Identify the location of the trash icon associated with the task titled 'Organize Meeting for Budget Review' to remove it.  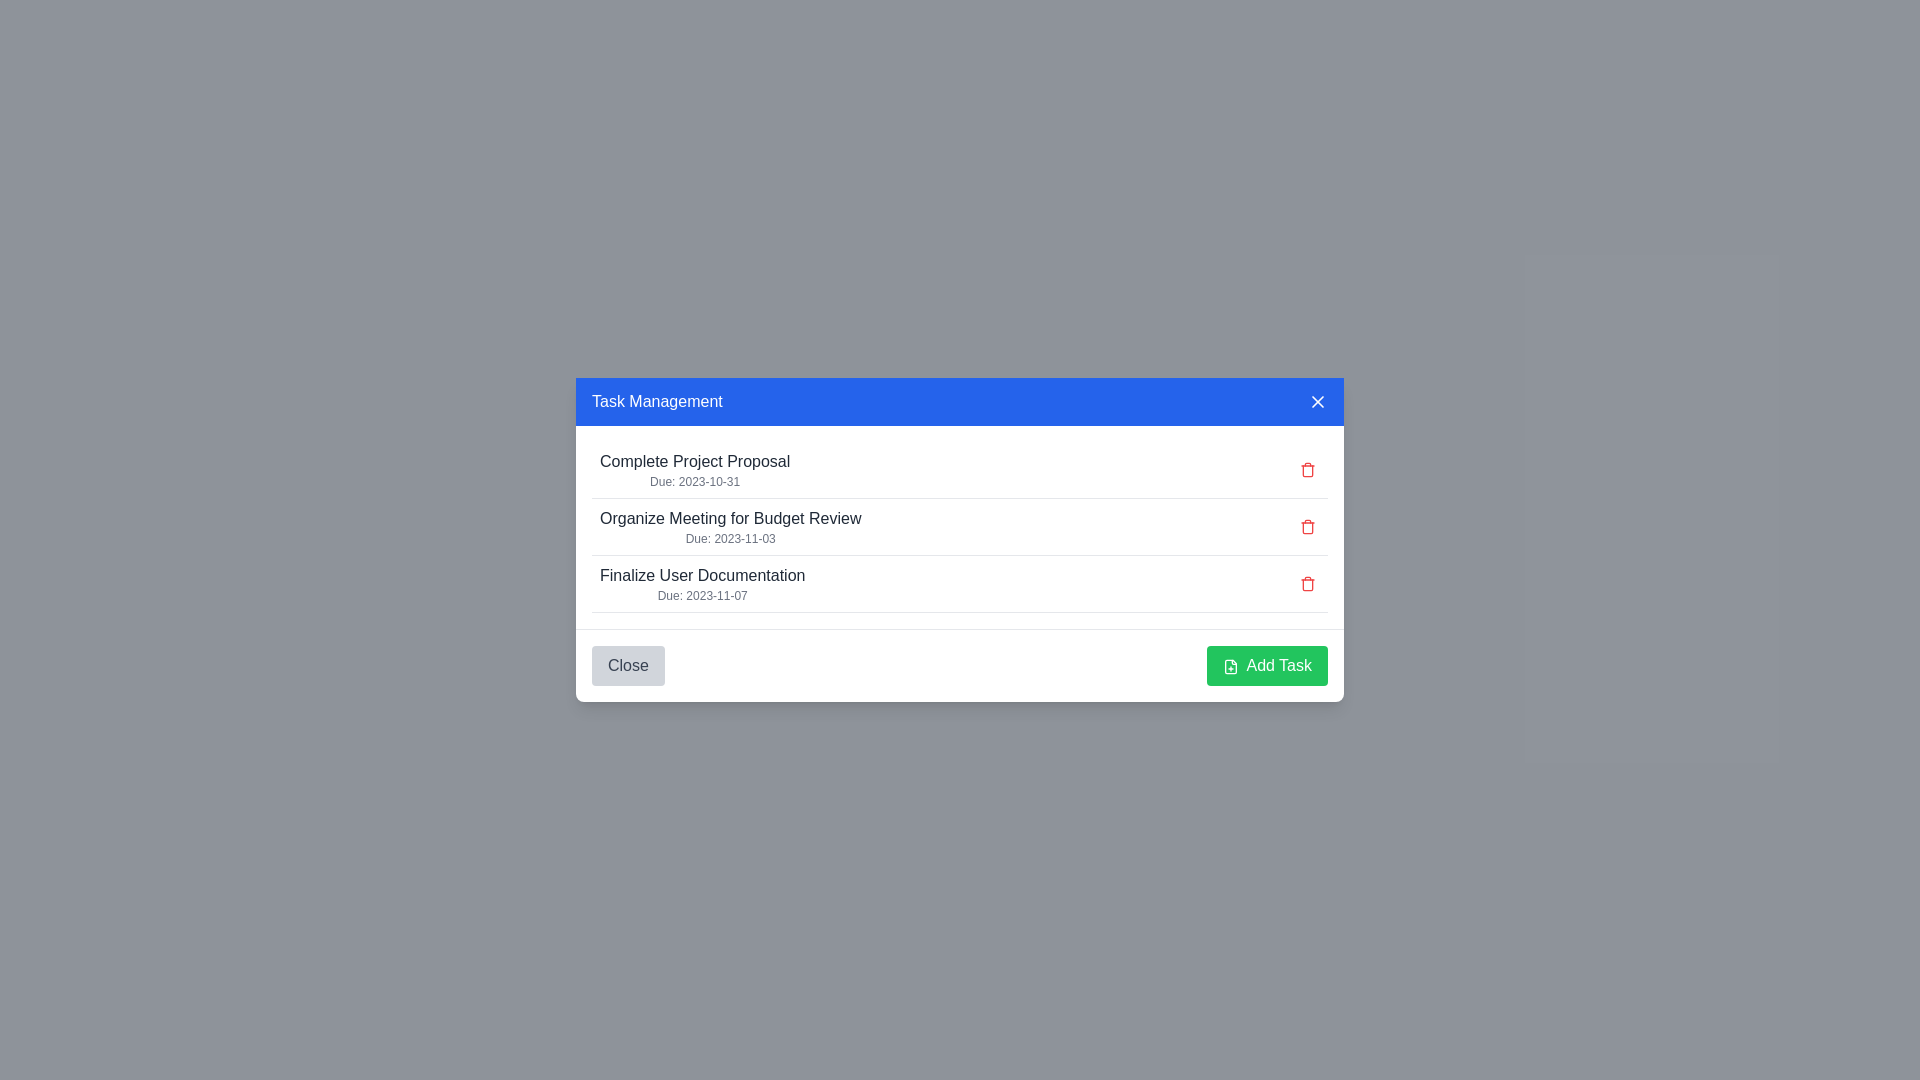
(1308, 526).